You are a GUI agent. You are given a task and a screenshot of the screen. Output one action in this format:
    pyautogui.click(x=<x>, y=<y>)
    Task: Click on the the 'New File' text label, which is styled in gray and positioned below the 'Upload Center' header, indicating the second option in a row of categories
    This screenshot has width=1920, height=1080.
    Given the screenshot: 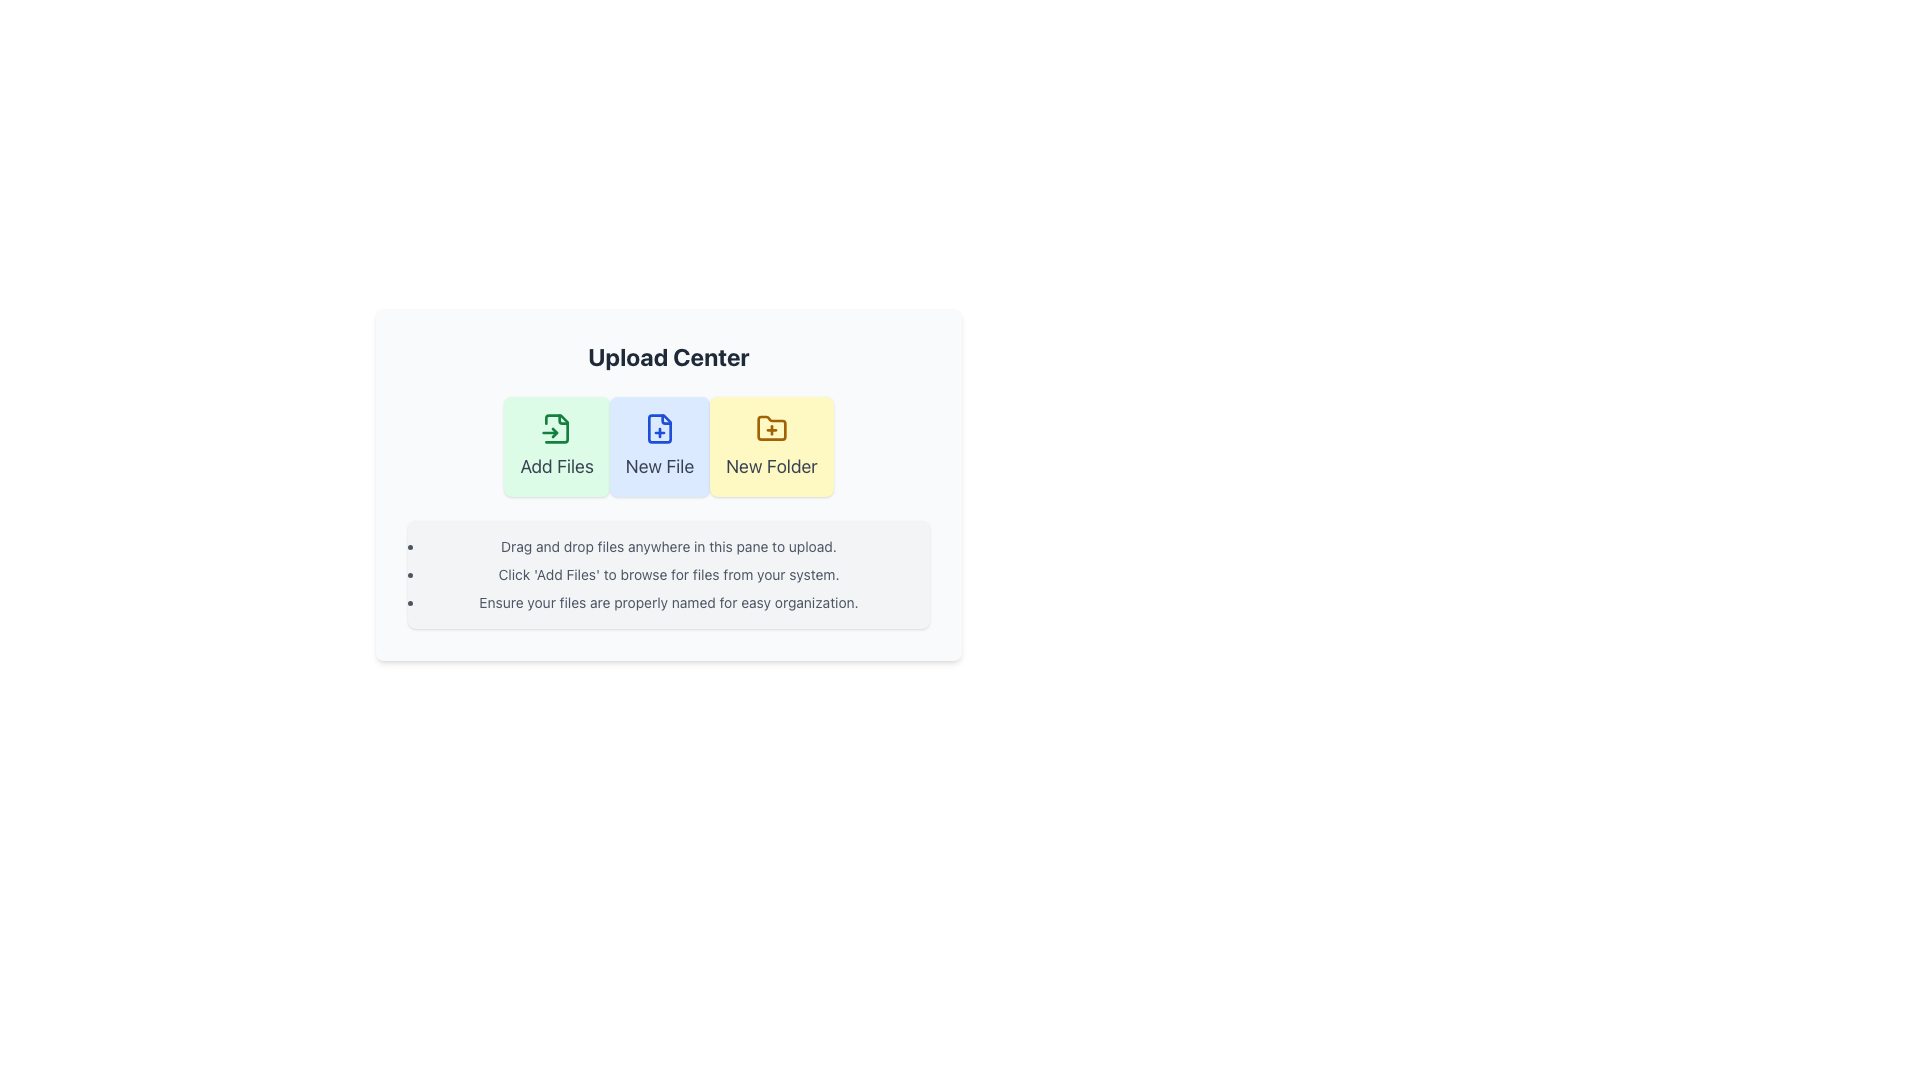 What is the action you would take?
    pyautogui.click(x=660, y=466)
    